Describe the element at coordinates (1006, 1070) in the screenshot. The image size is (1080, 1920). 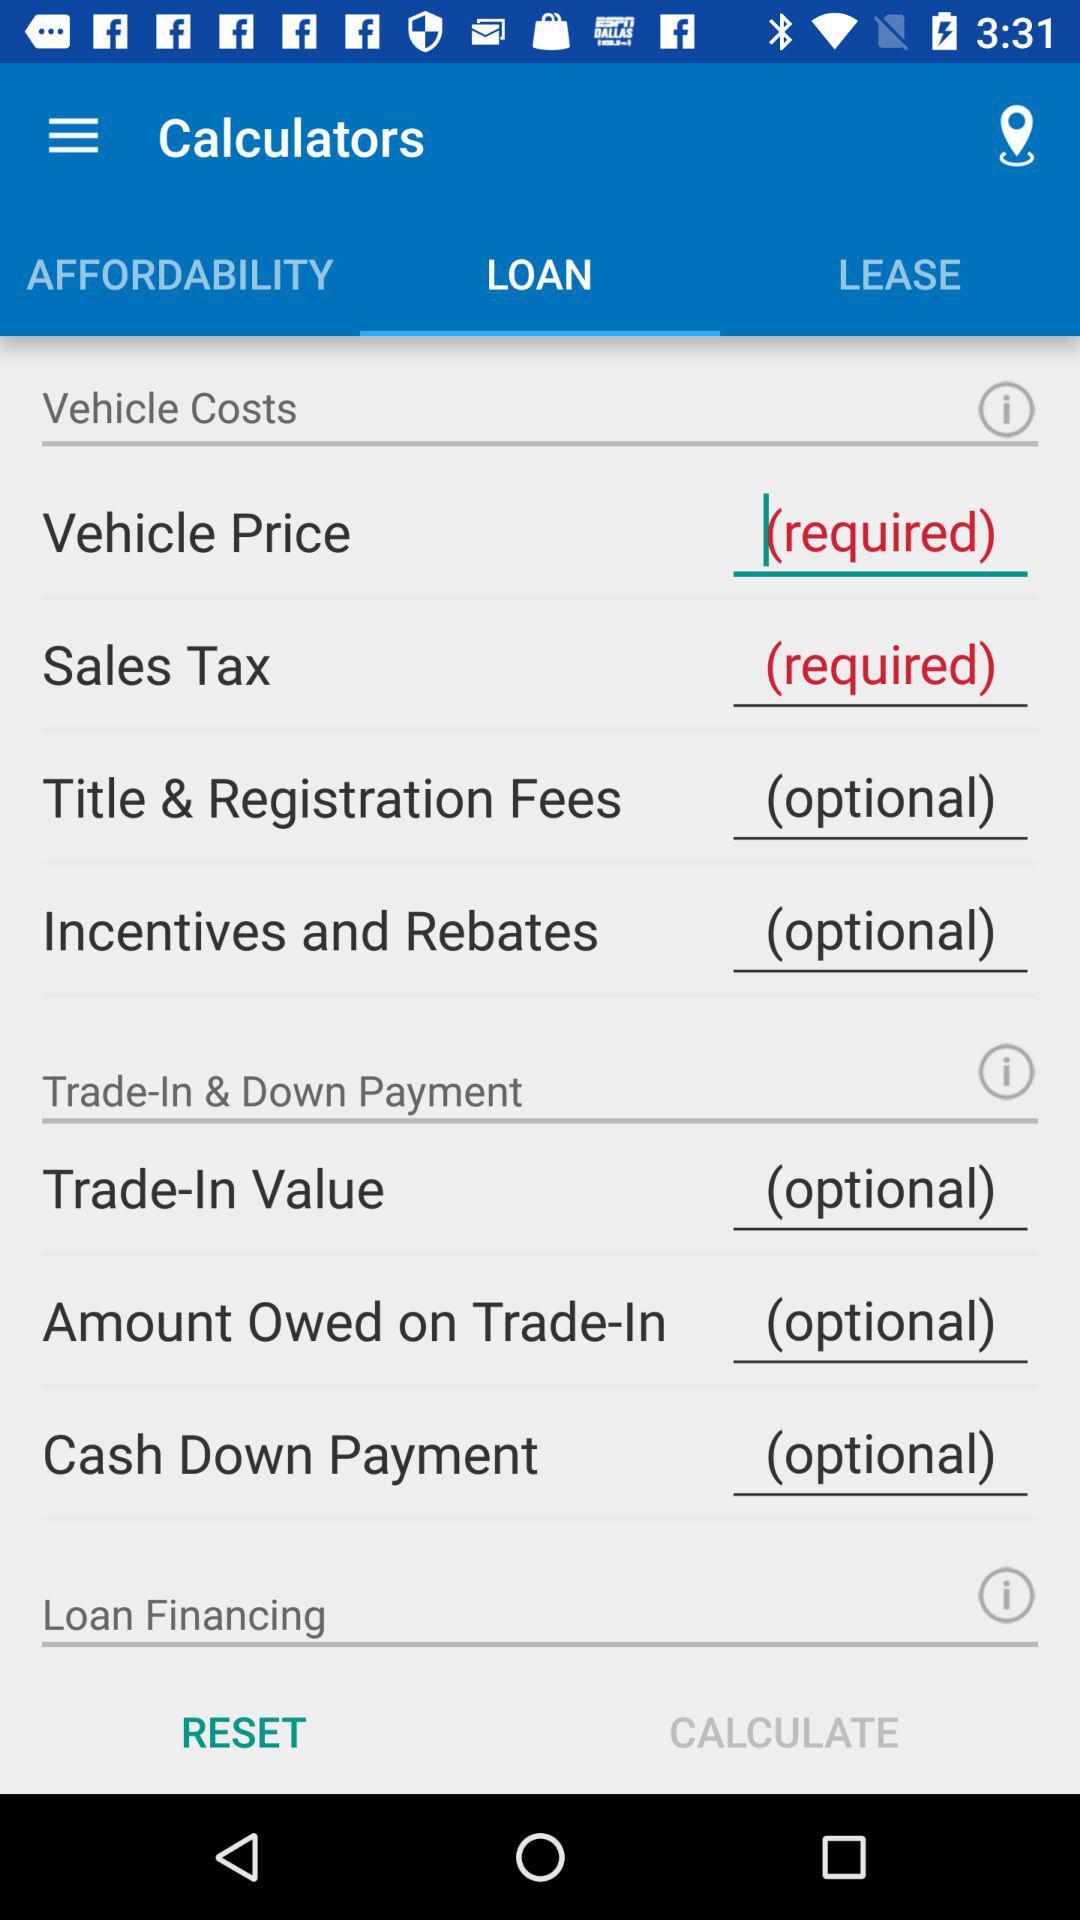
I see `show information` at that location.